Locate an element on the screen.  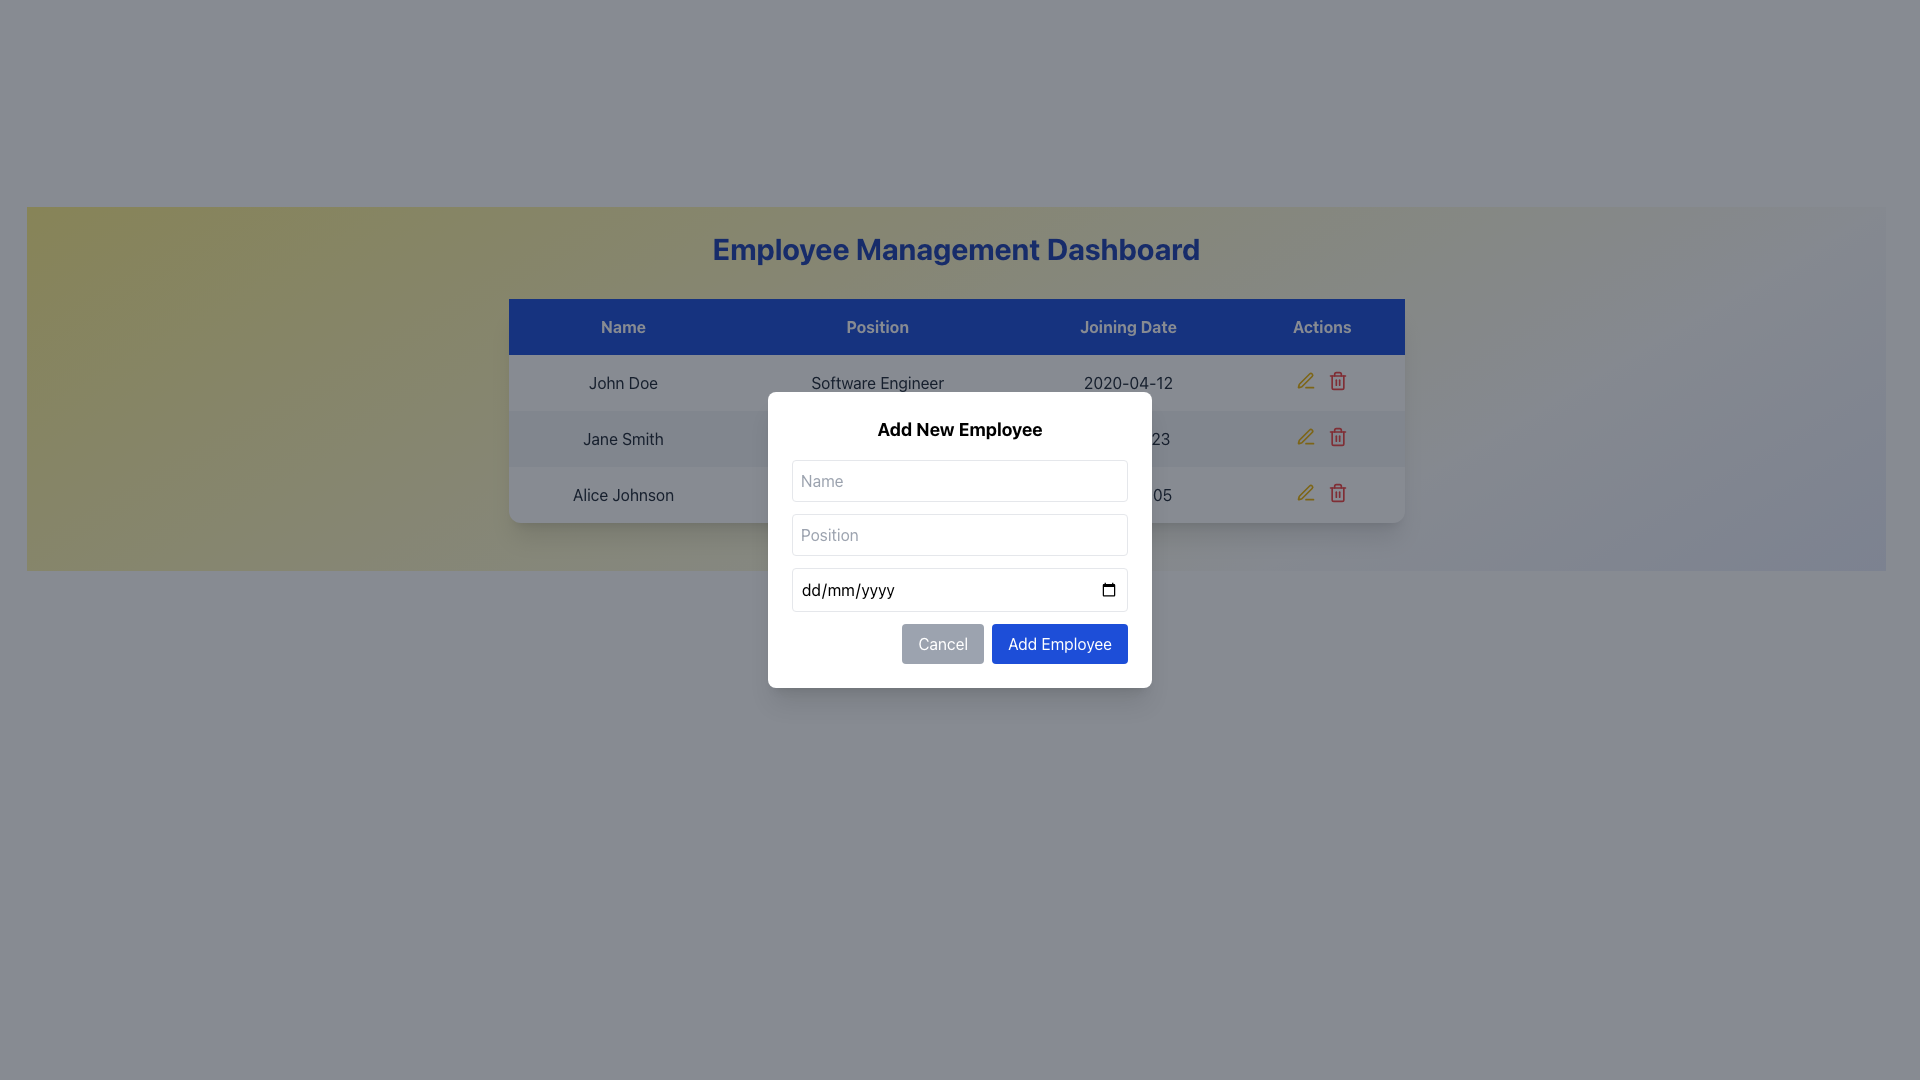
the edit button in the Actions column of the second row corresponding to 'Jane Smith' is located at coordinates (1305, 435).